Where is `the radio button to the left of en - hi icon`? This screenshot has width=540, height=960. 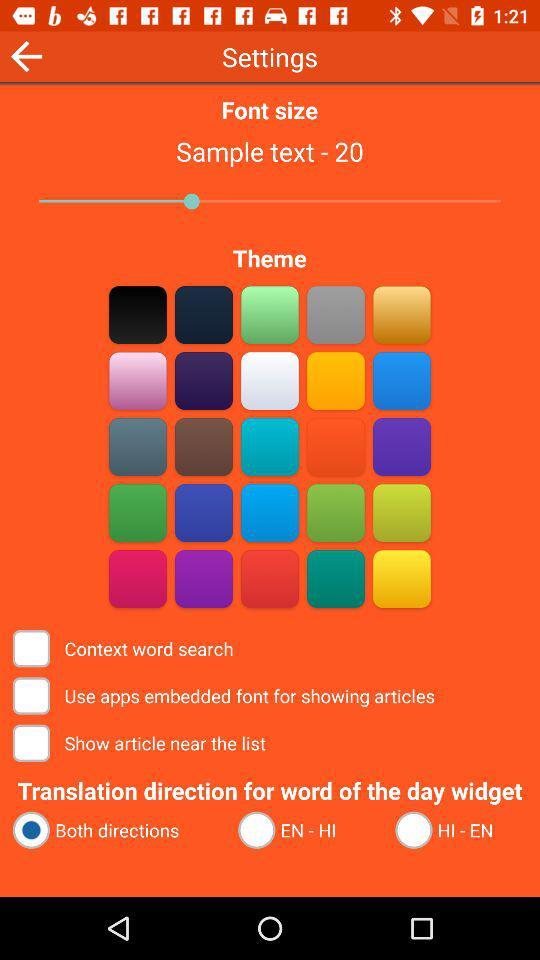 the radio button to the left of en - hi icon is located at coordinates (116, 830).